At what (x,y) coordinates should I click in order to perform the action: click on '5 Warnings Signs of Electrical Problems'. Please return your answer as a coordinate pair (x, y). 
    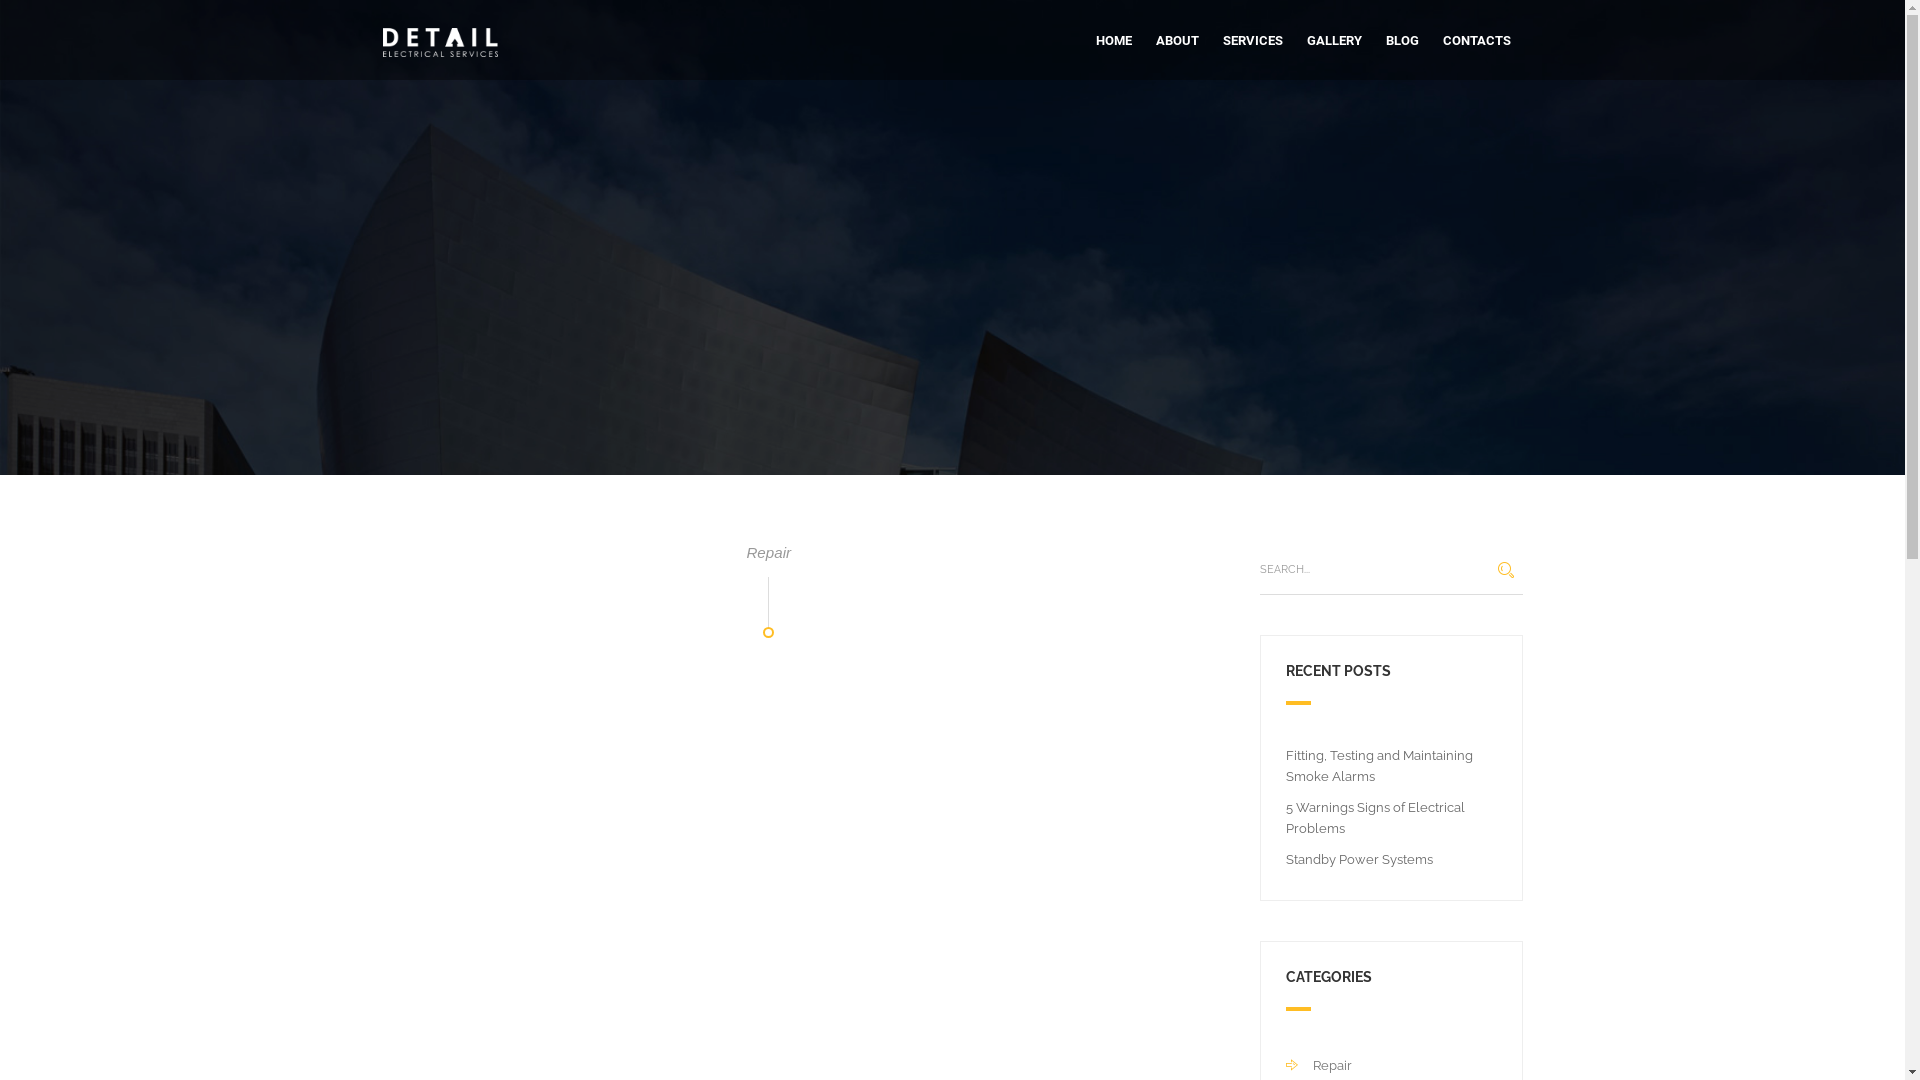
    Looking at the image, I should click on (1374, 817).